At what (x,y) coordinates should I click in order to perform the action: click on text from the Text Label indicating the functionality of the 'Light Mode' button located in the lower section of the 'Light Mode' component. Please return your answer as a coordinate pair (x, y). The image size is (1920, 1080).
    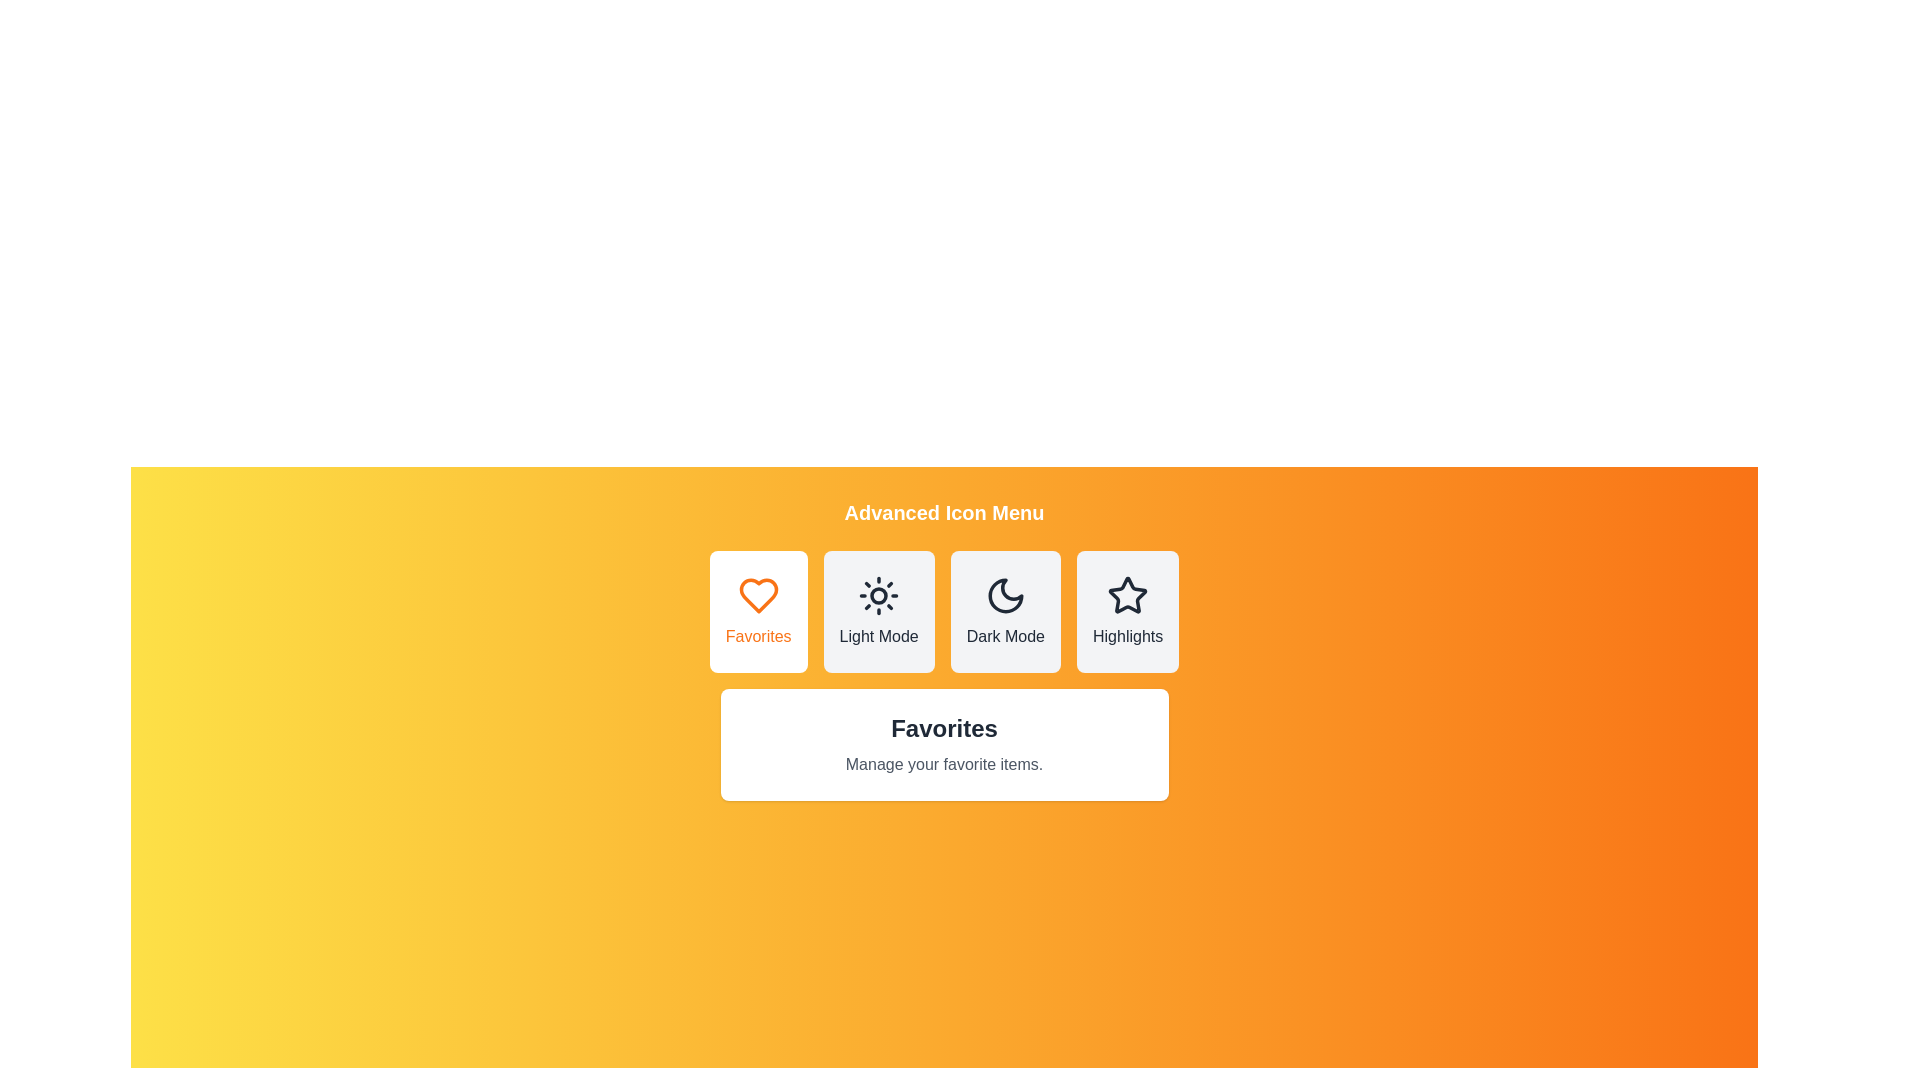
    Looking at the image, I should click on (879, 636).